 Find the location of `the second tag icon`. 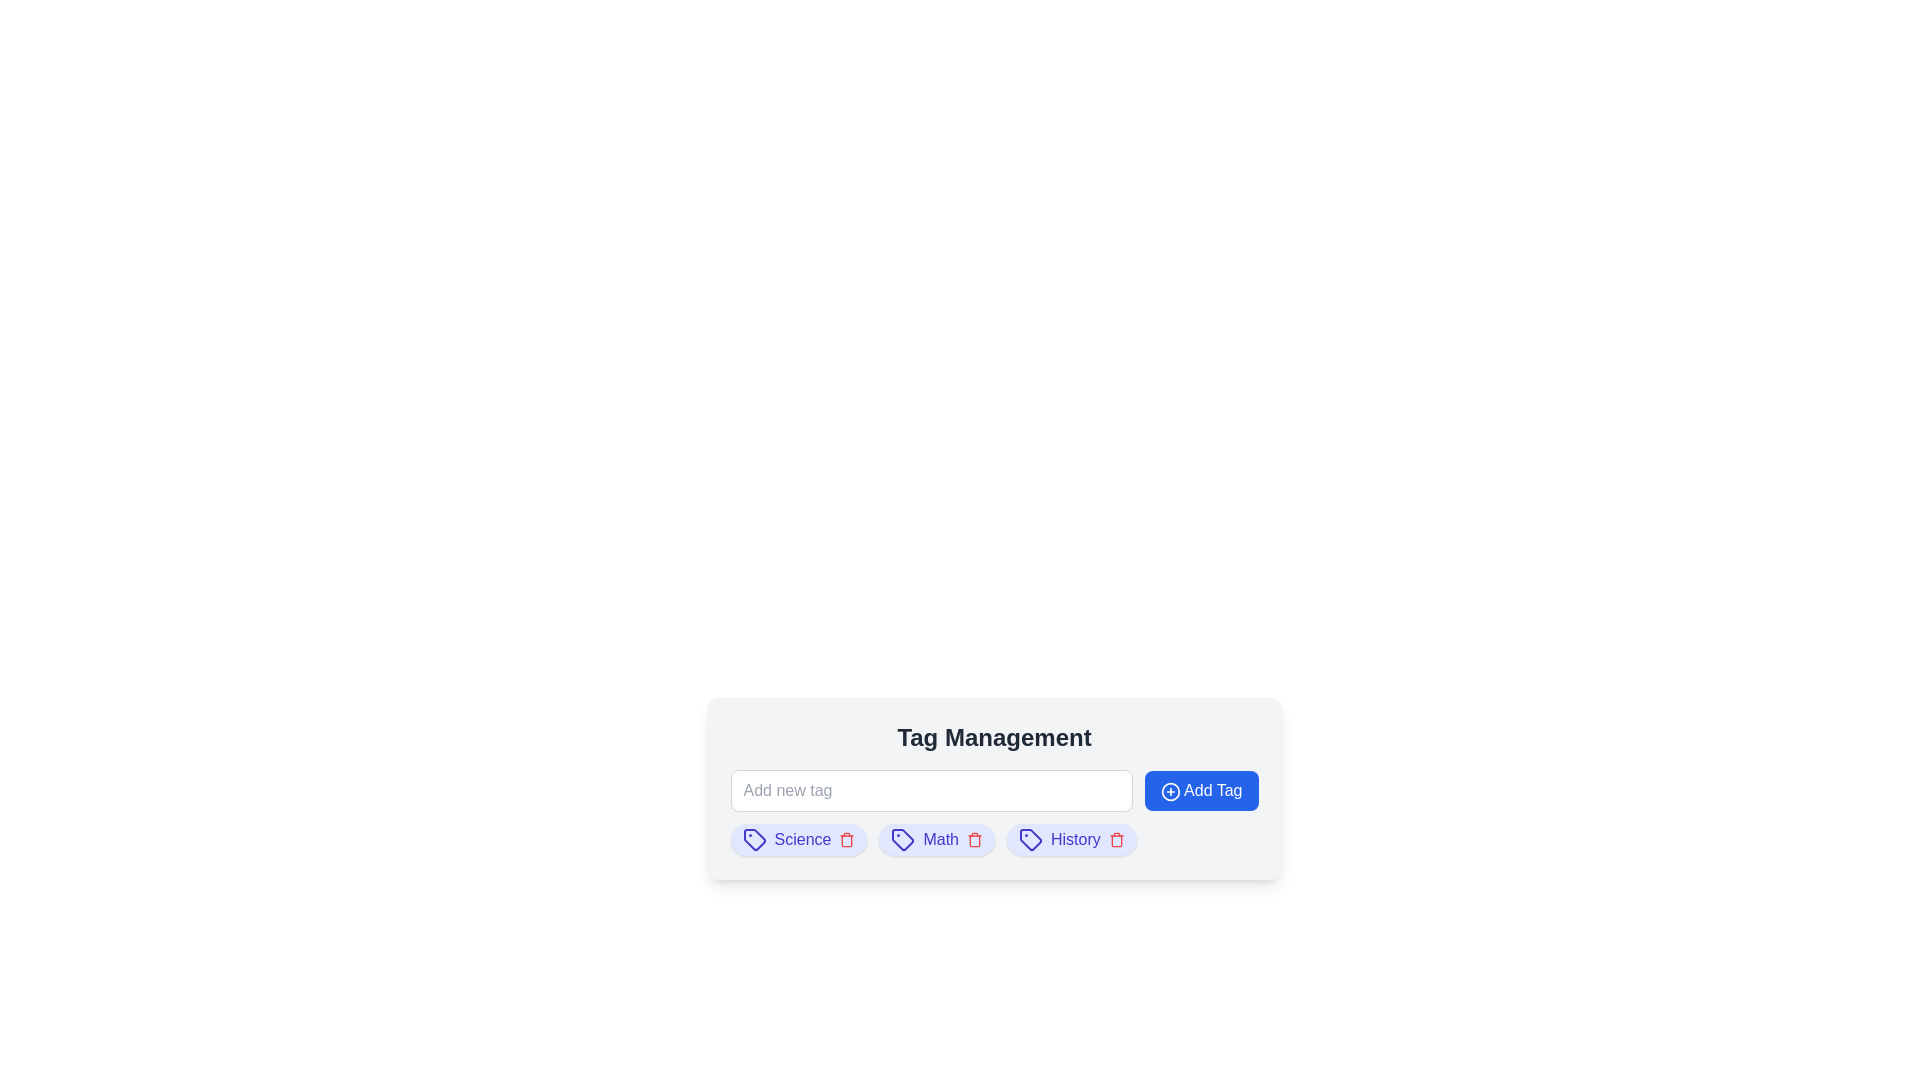

the second tag icon is located at coordinates (901, 839).